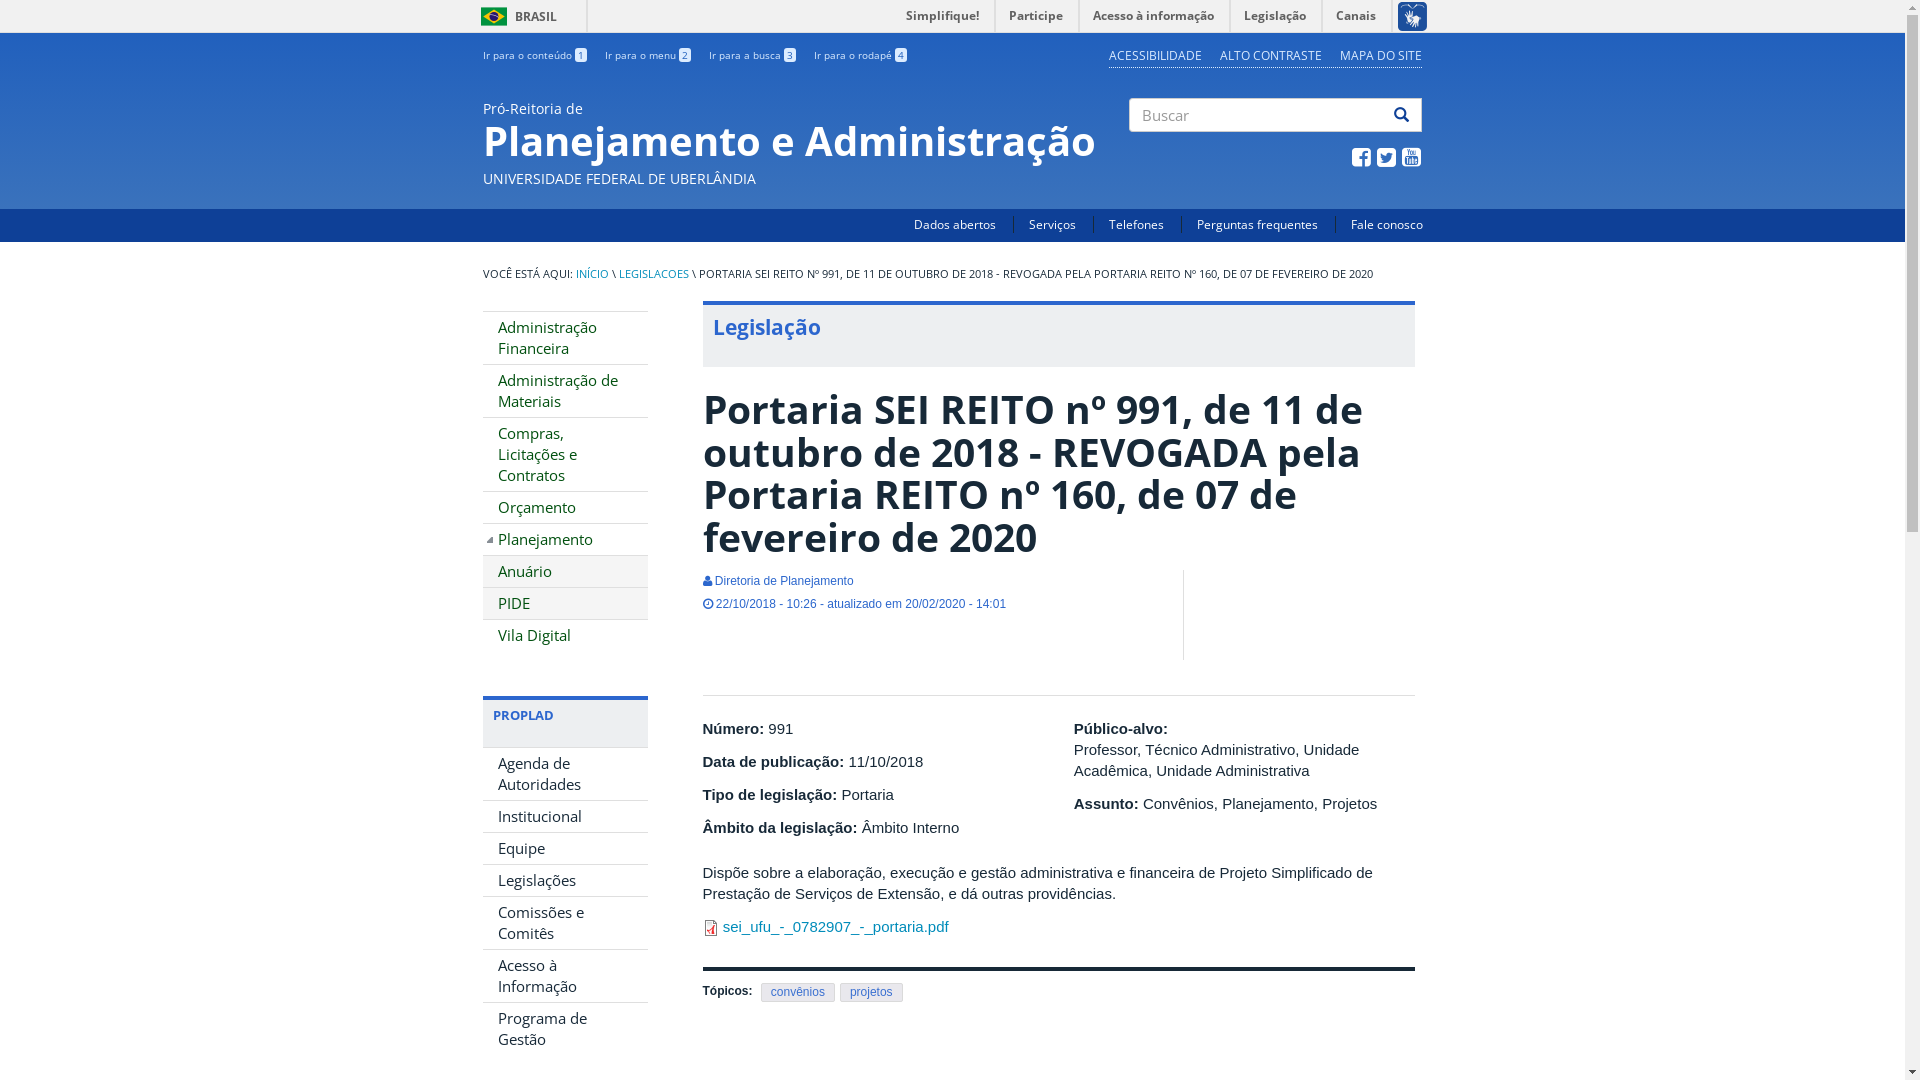 The width and height of the screenshot is (1920, 1080). What do you see at coordinates (563, 635) in the screenshot?
I see `'Vila Digital'` at bounding box center [563, 635].